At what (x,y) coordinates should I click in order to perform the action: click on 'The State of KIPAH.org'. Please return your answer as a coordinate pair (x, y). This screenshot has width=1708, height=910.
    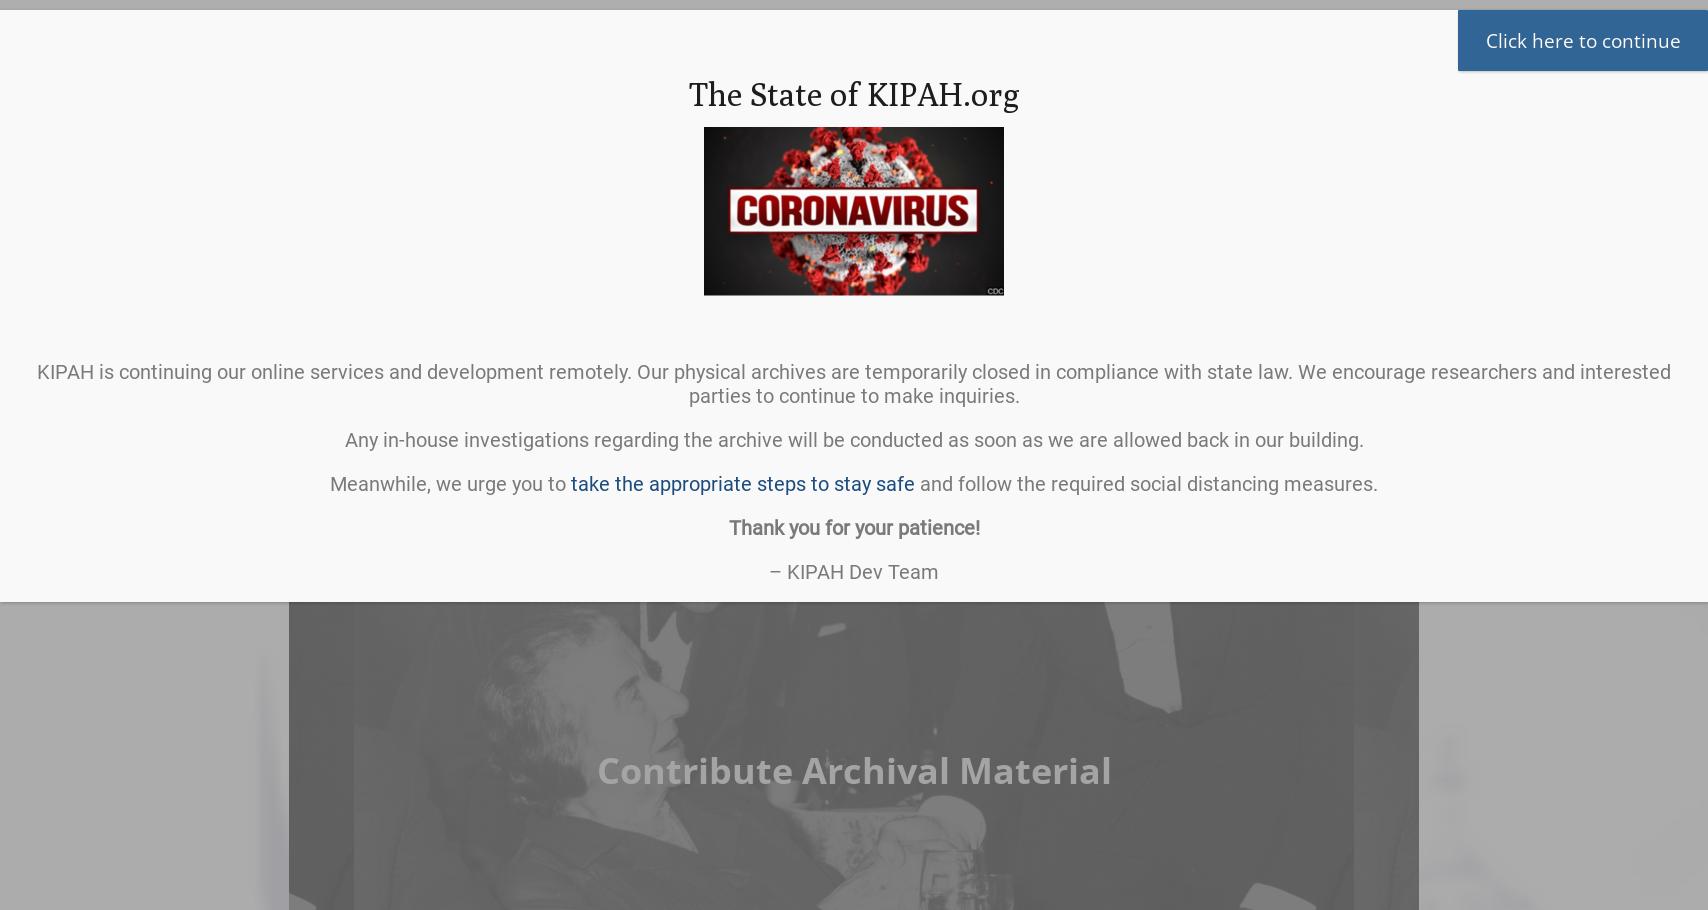
    Looking at the image, I should click on (853, 92).